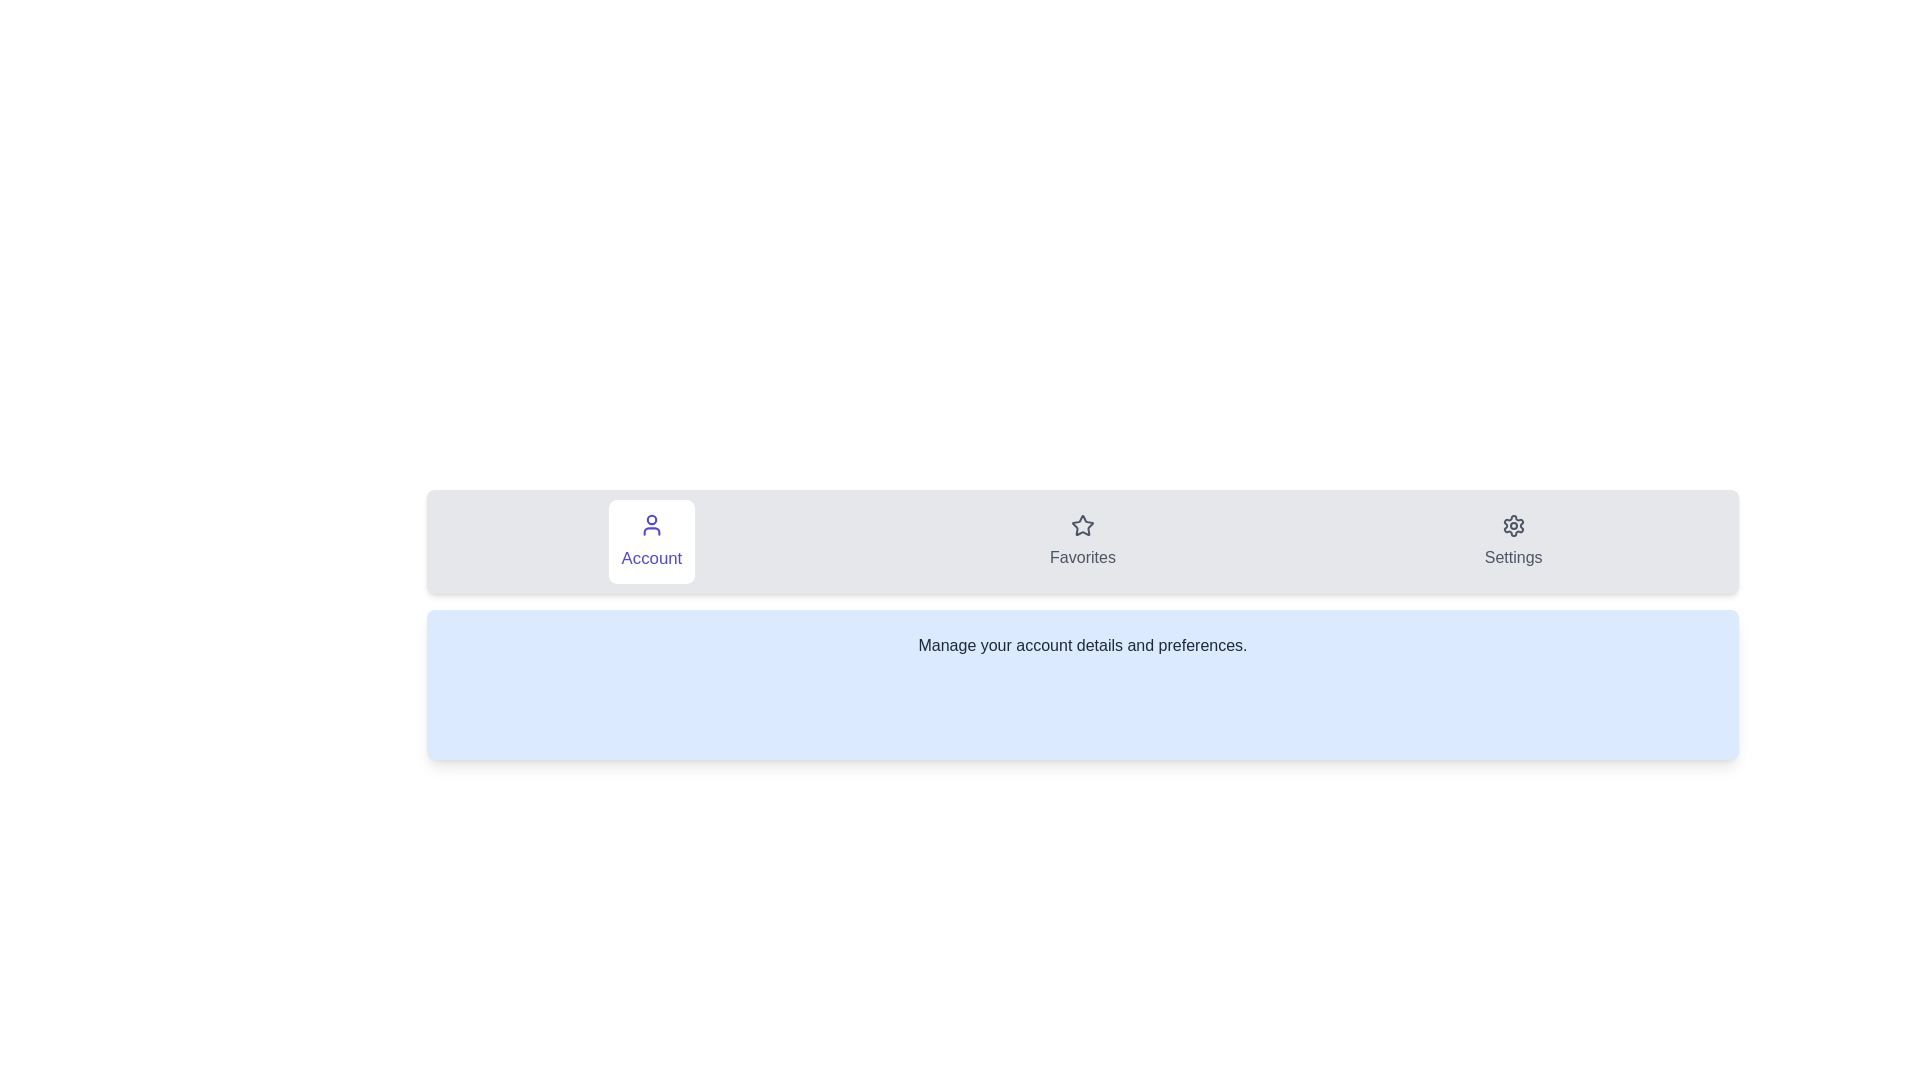  What do you see at coordinates (1513, 542) in the screenshot?
I see `the Settings tab by clicking on its button` at bounding box center [1513, 542].